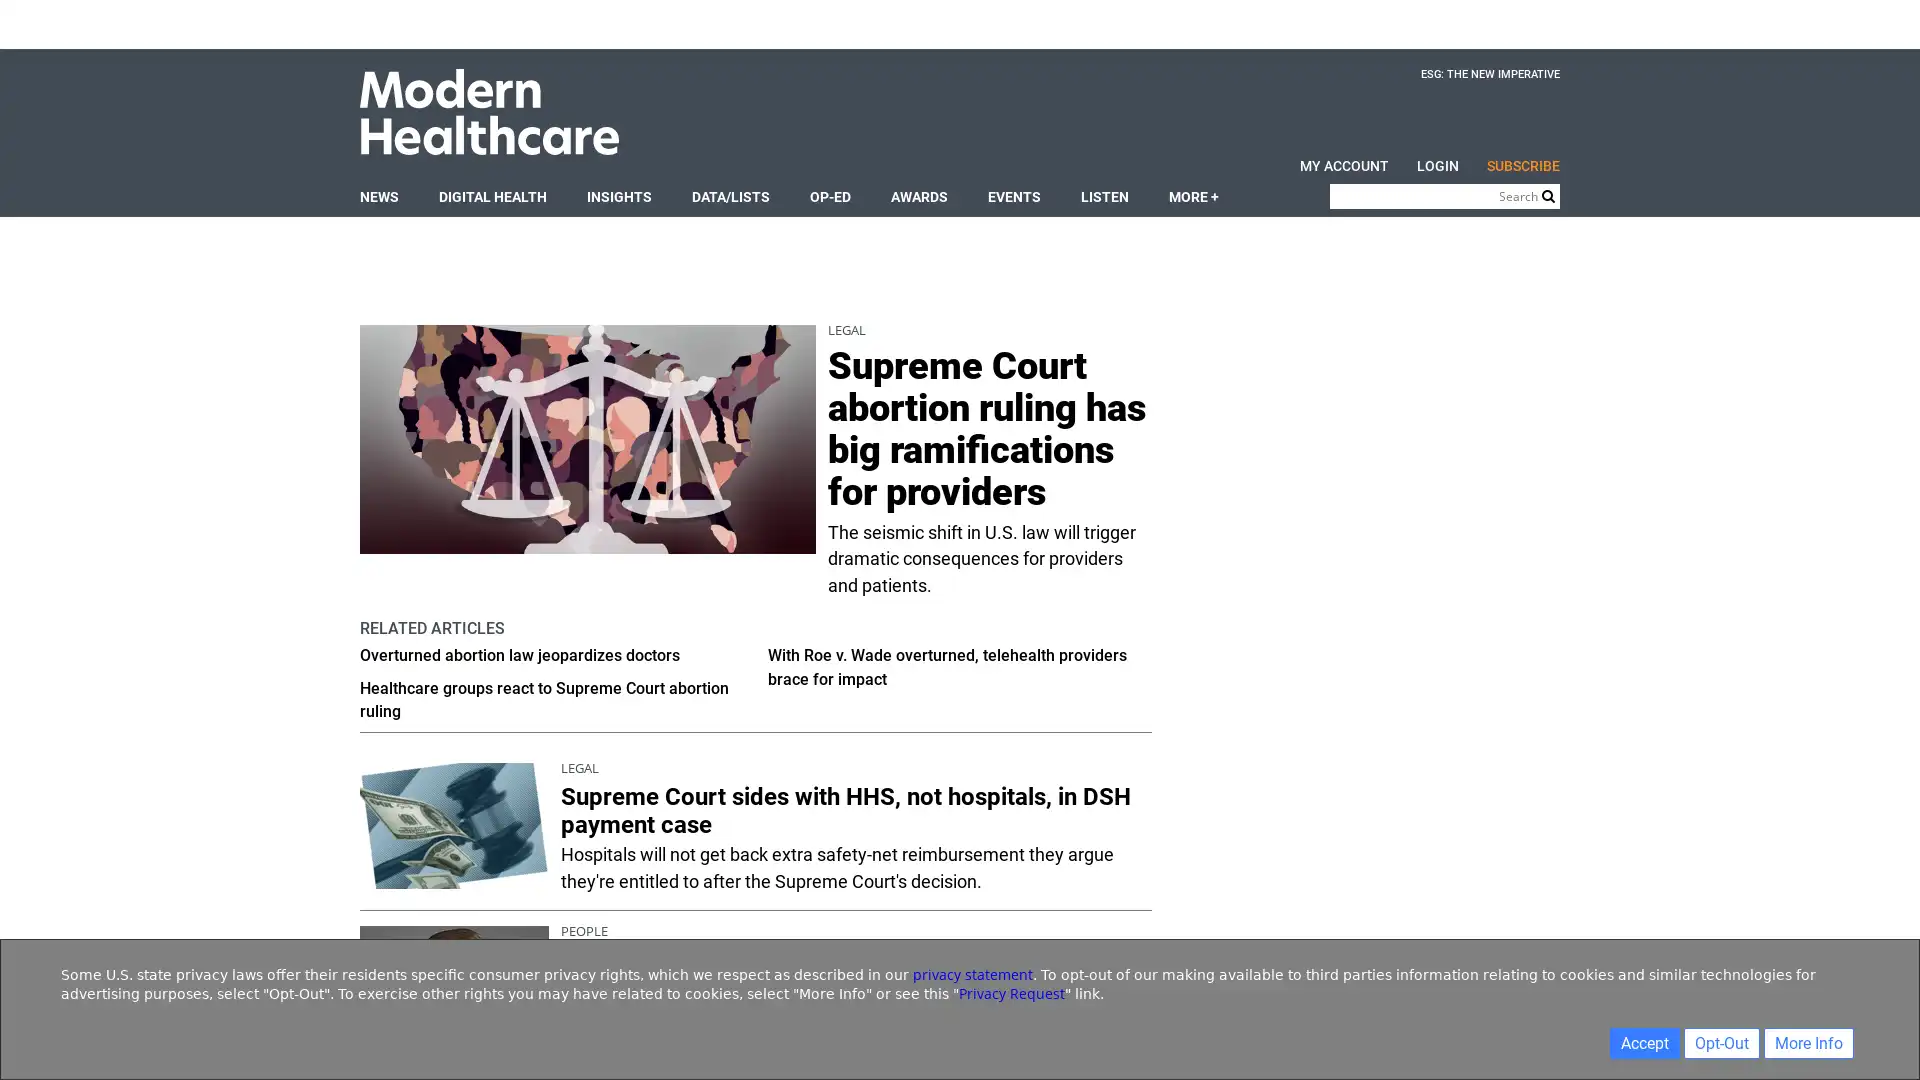 The width and height of the screenshot is (1920, 1080). I want to click on Accept, so click(1645, 1042).